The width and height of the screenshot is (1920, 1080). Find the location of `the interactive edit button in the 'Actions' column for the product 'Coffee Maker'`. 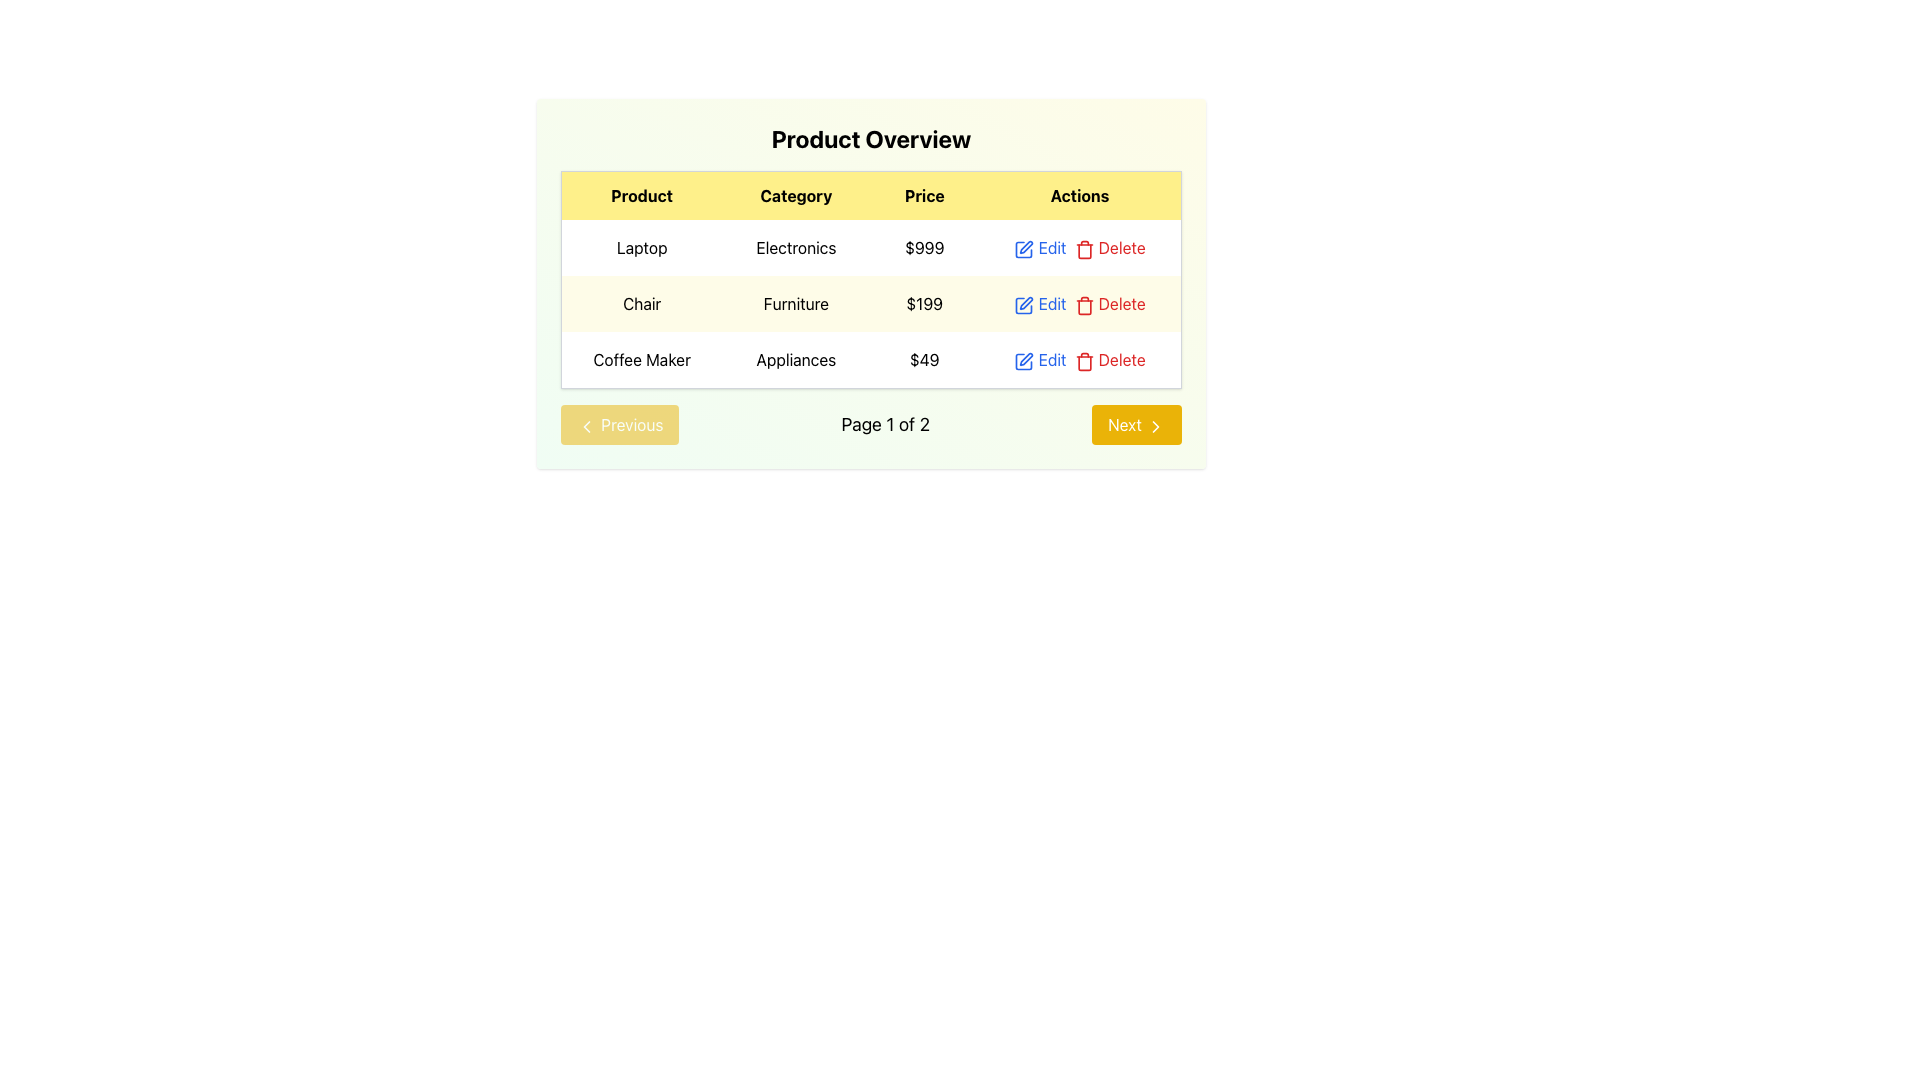

the interactive edit button in the 'Actions' column for the product 'Coffee Maker' is located at coordinates (1027, 358).